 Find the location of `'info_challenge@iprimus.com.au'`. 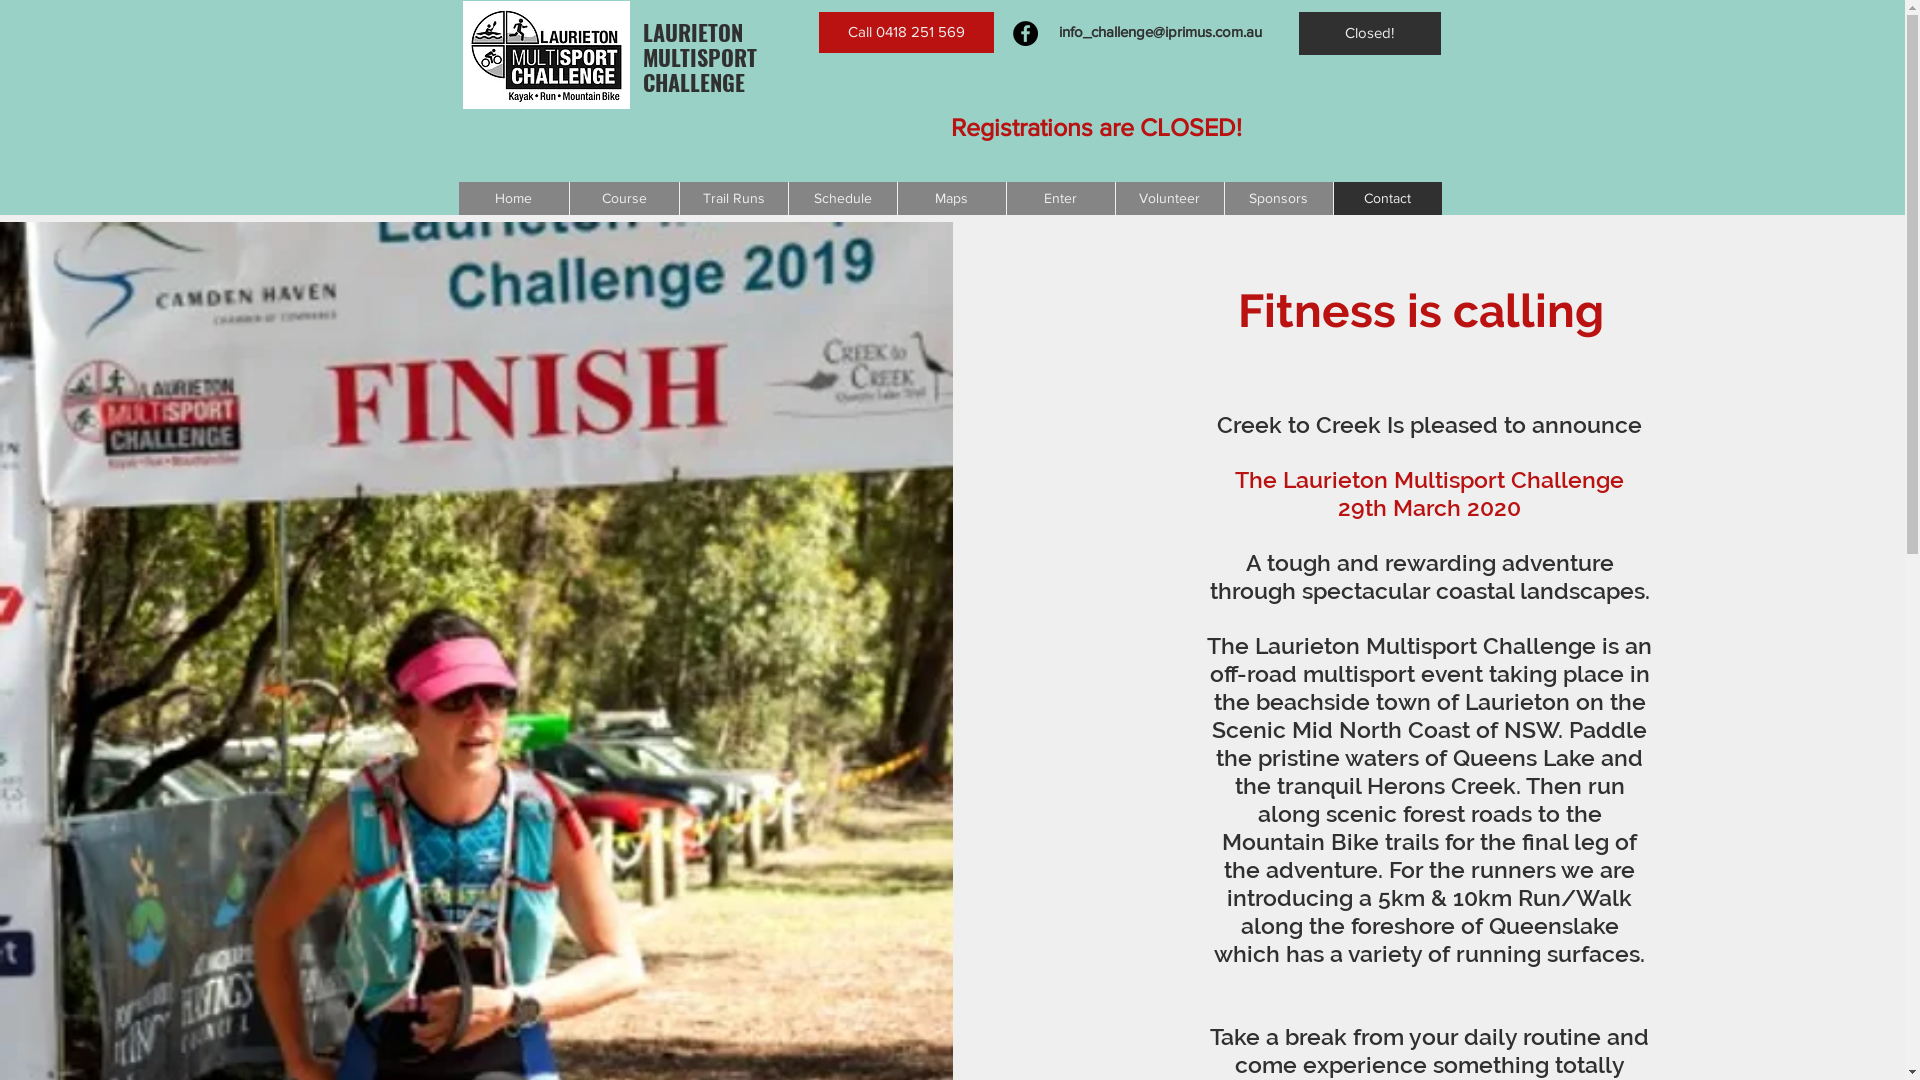

'info_challenge@iprimus.com.au' is located at coordinates (1159, 31).